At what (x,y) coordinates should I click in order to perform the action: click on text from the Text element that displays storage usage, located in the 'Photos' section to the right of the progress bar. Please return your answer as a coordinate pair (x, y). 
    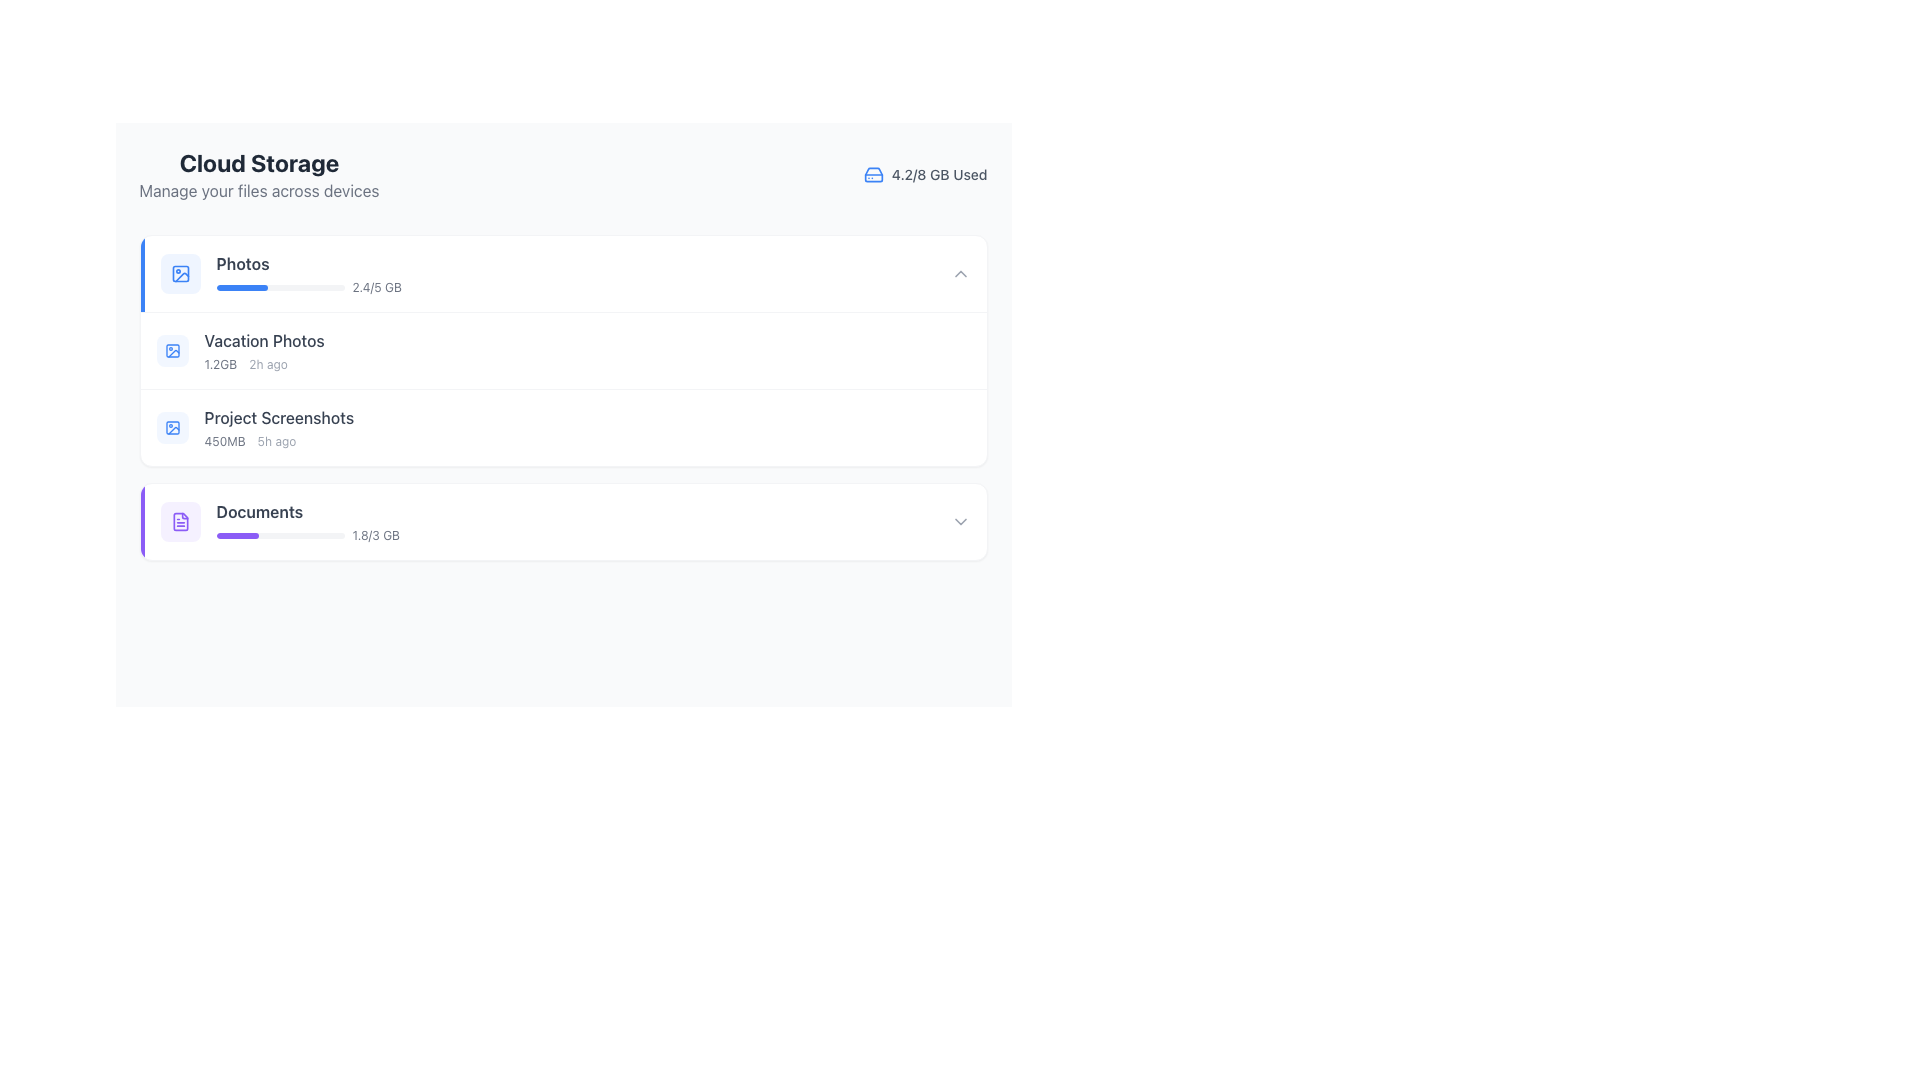
    Looking at the image, I should click on (377, 288).